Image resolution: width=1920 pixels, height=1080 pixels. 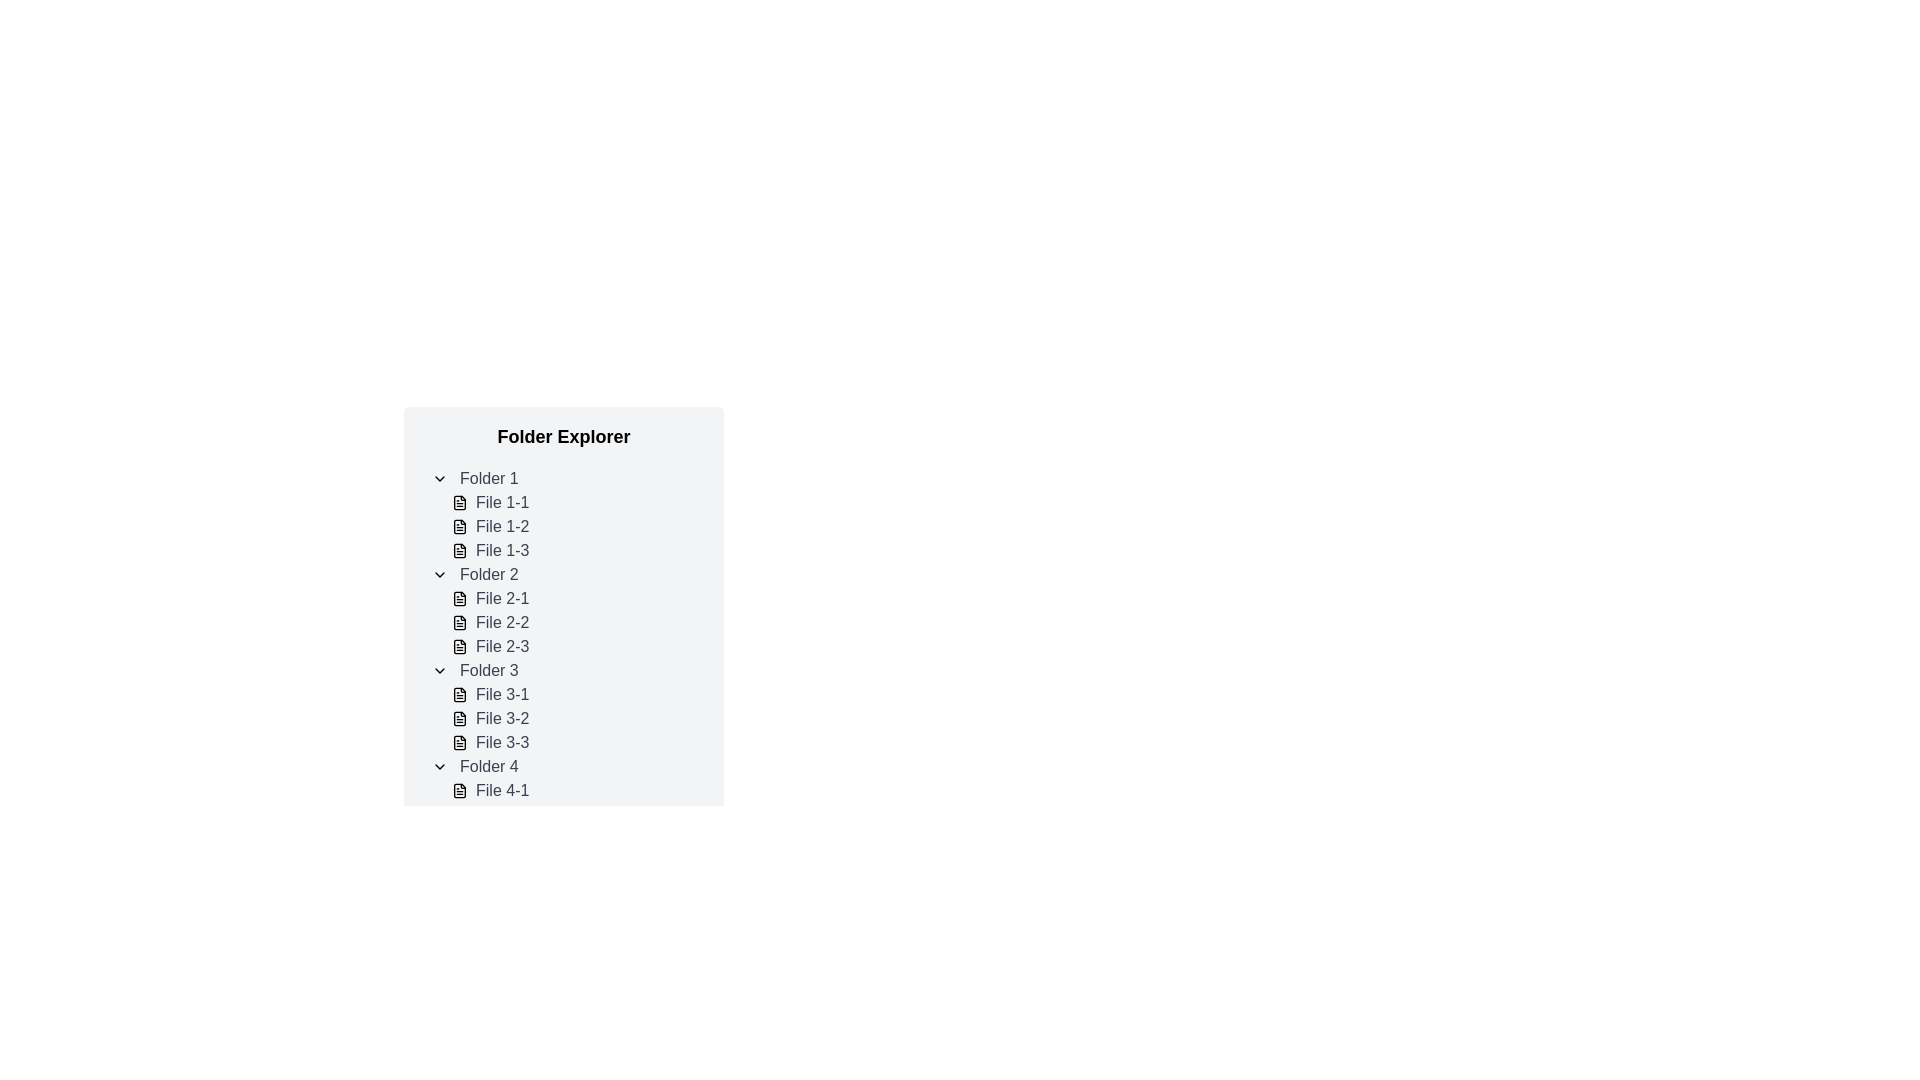 I want to click on on the text label representing the folder entry named 'Folder 1' in the hierarchical navigation menu, so click(x=489, y=478).